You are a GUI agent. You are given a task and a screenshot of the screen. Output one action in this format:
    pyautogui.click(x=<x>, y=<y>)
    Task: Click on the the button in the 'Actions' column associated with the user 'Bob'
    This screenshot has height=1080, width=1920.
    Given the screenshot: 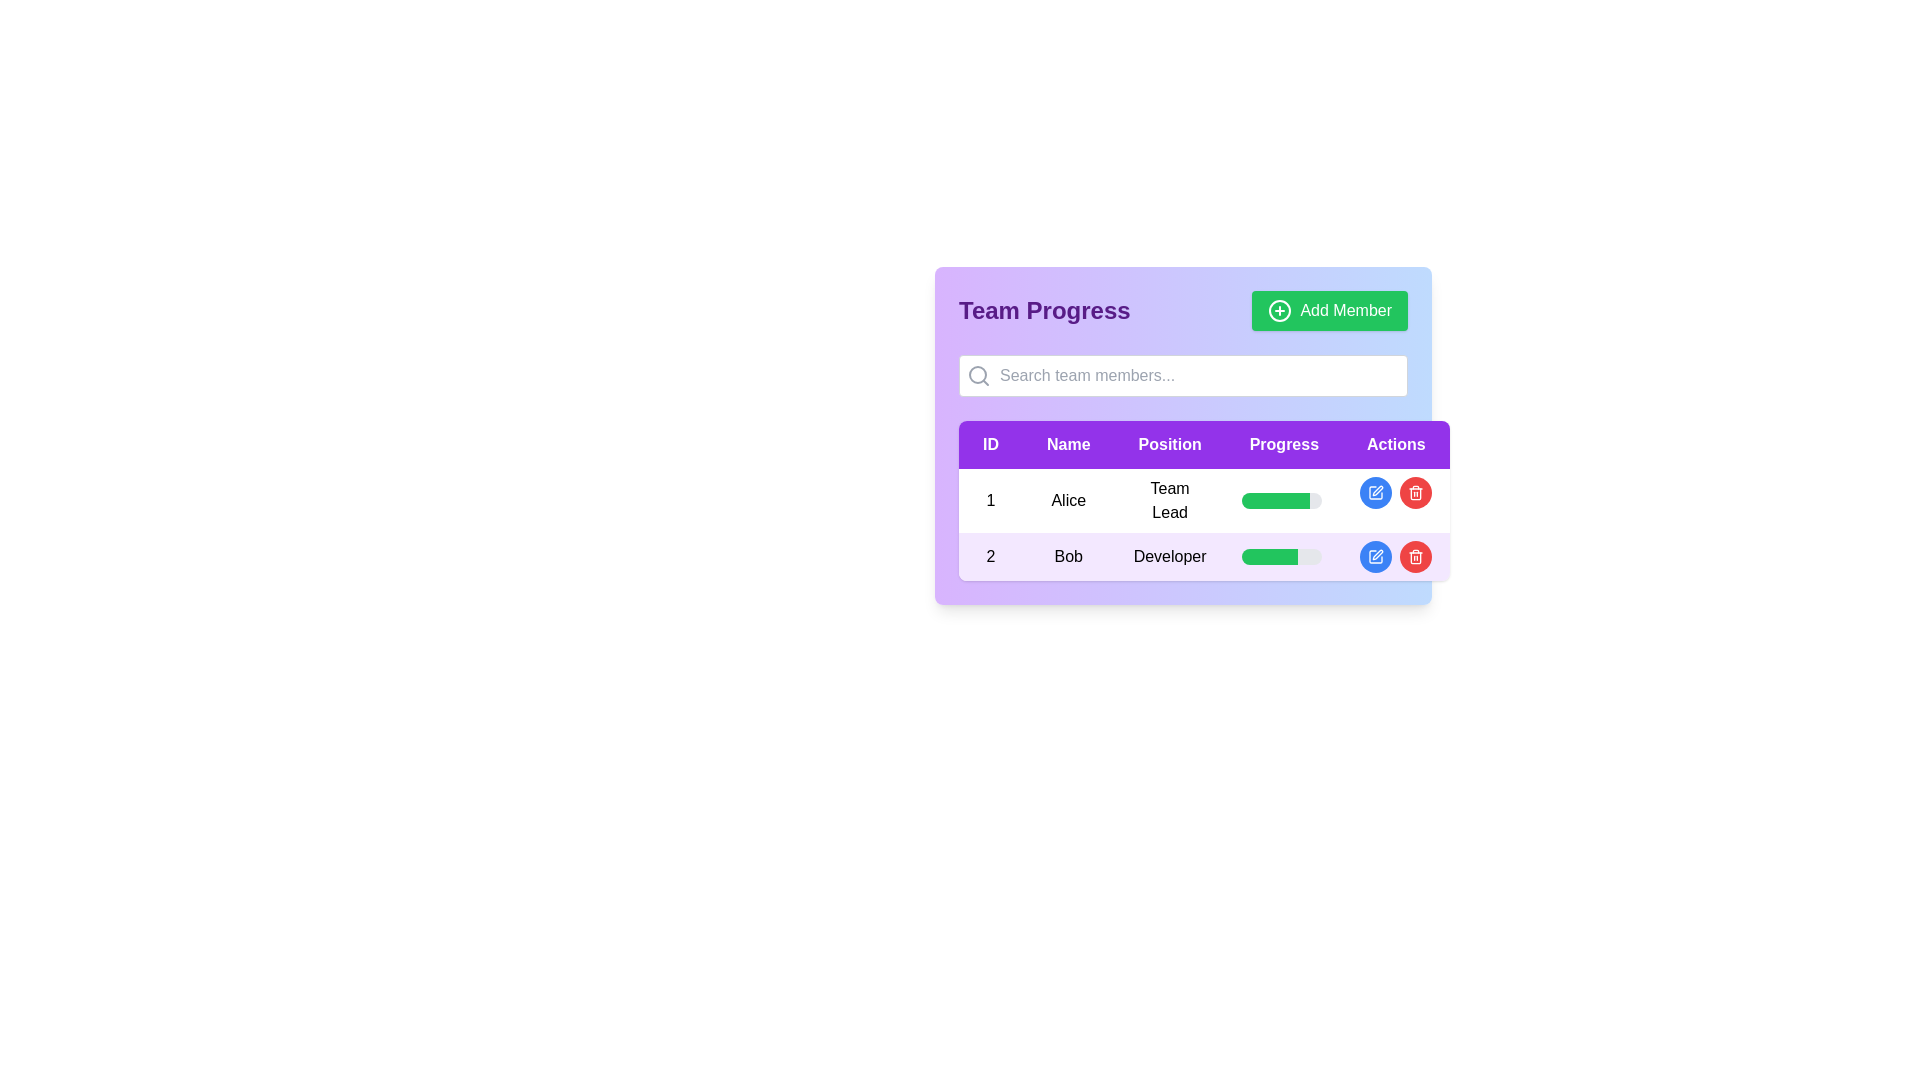 What is the action you would take?
    pyautogui.click(x=1395, y=556)
    